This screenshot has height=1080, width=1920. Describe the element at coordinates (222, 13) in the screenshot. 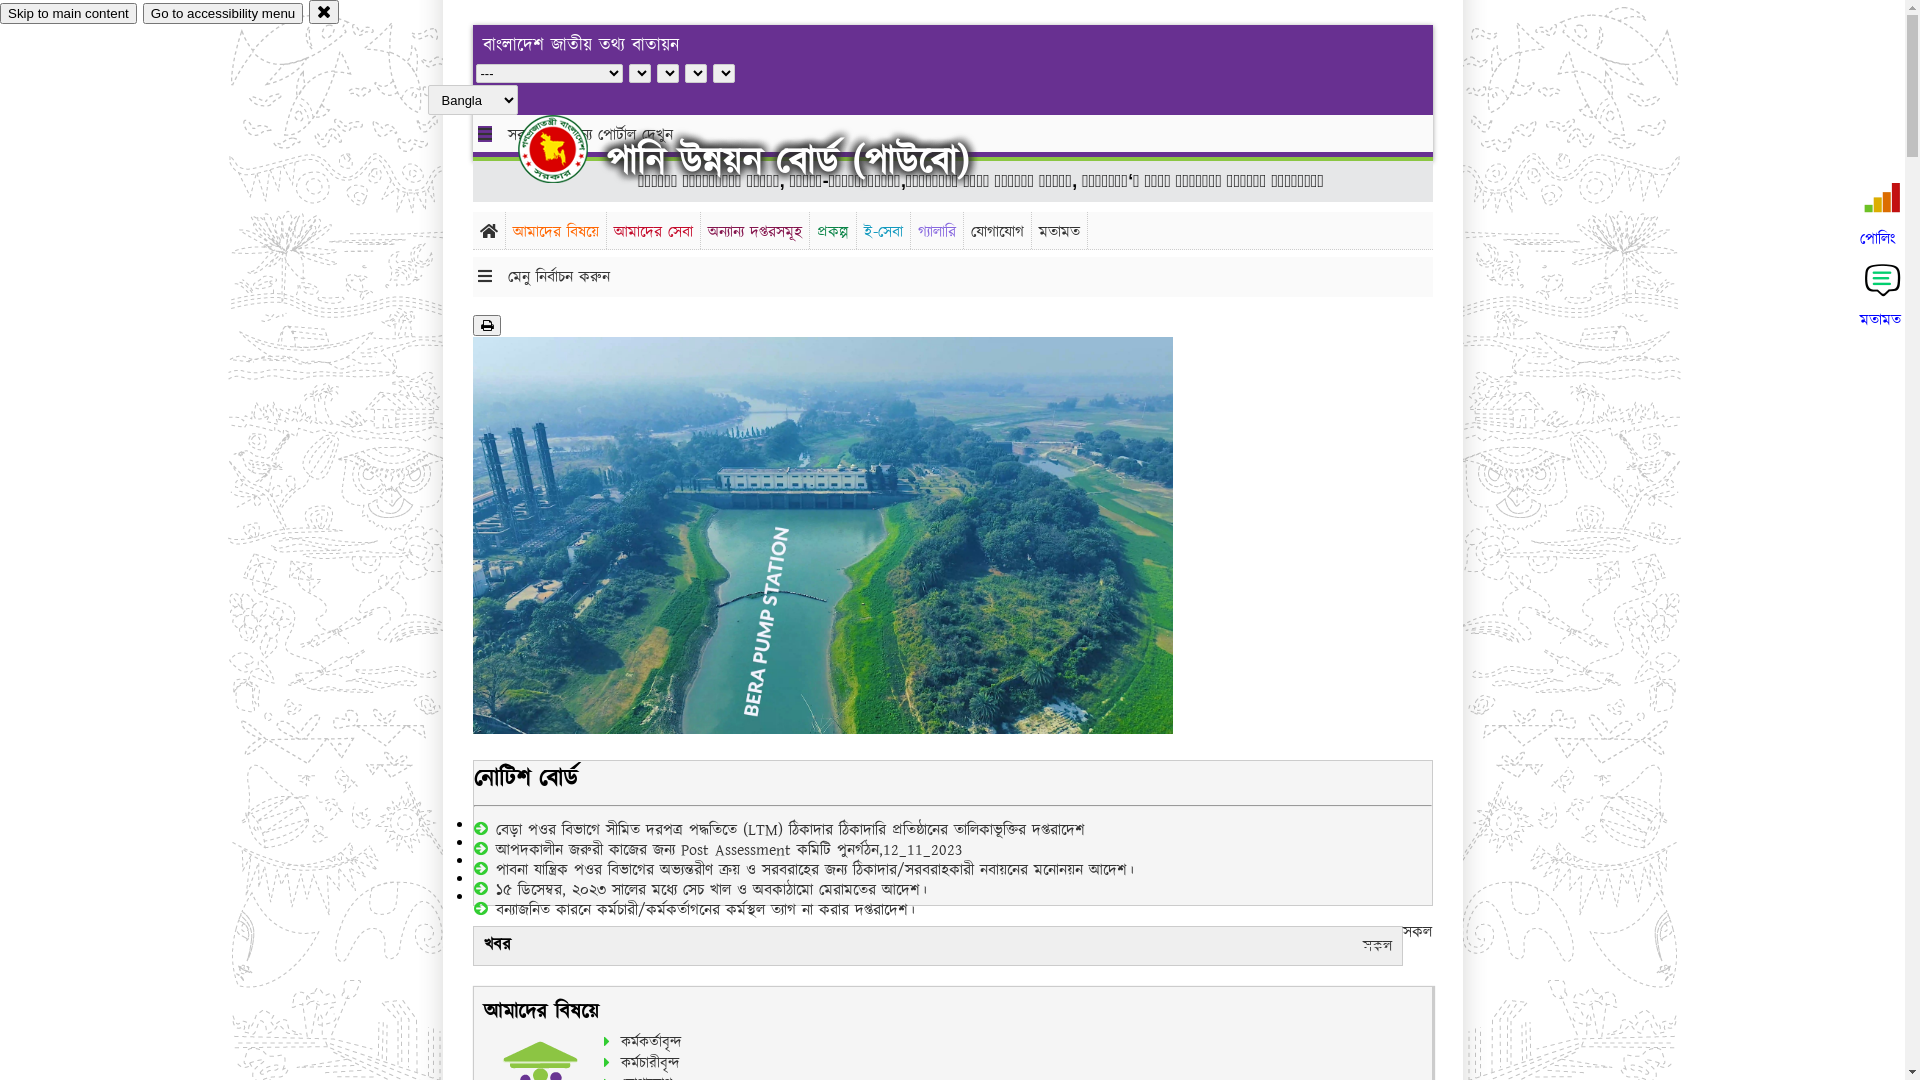

I see `'Go to accessibility menu'` at that location.